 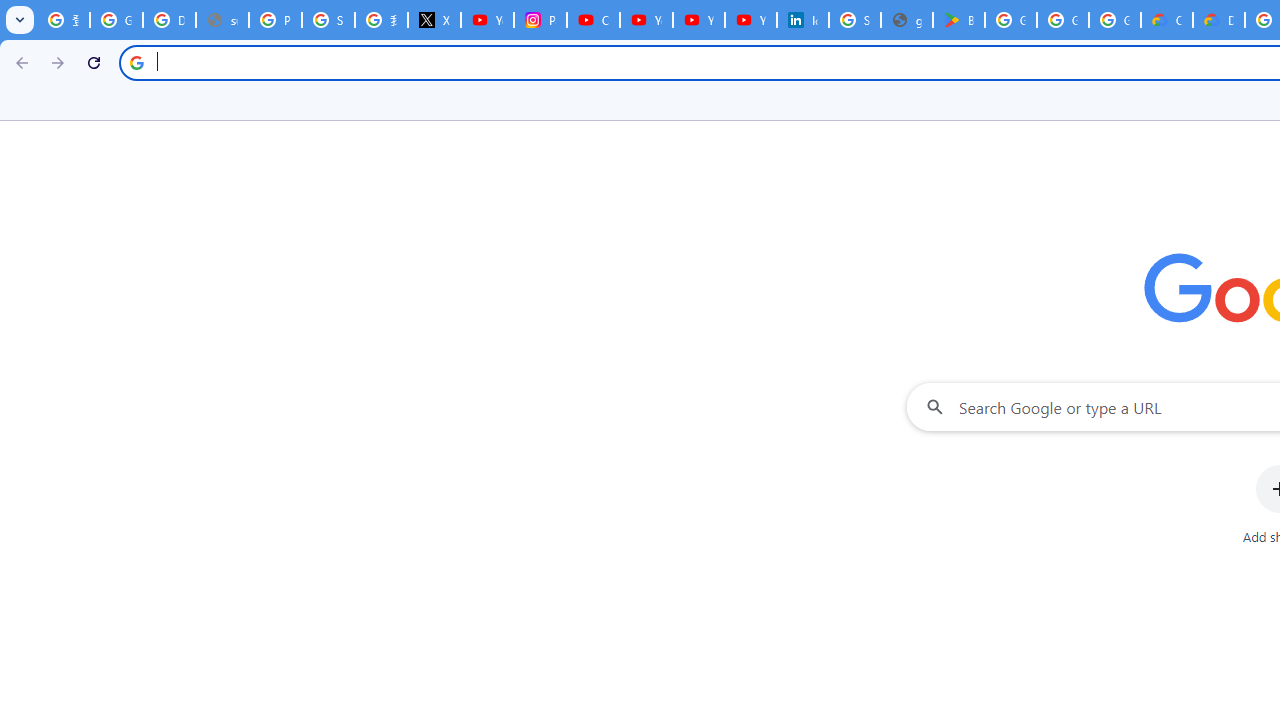 I want to click on 'YouTube Culture & Trends - YouTube Top 10, 2021', so click(x=749, y=20).